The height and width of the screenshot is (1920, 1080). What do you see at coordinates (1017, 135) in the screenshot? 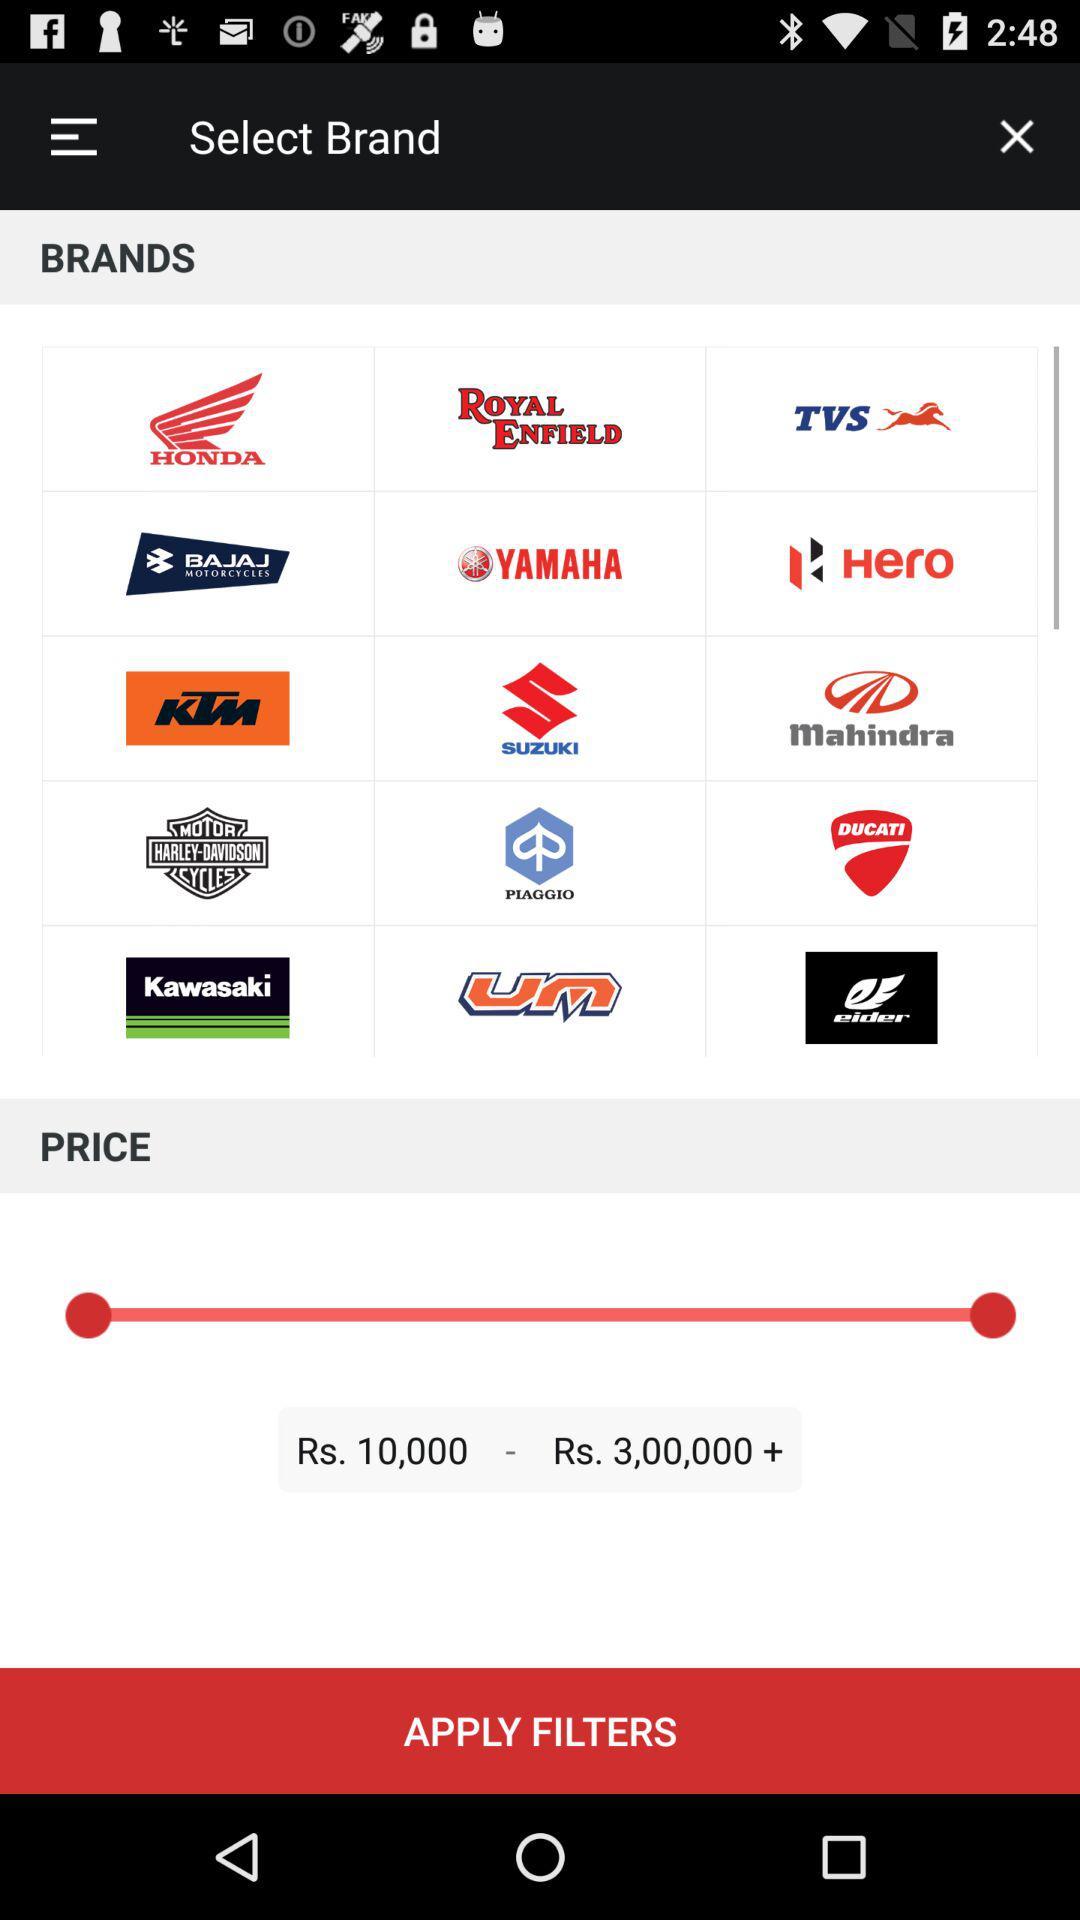
I see `the item above brands` at bounding box center [1017, 135].